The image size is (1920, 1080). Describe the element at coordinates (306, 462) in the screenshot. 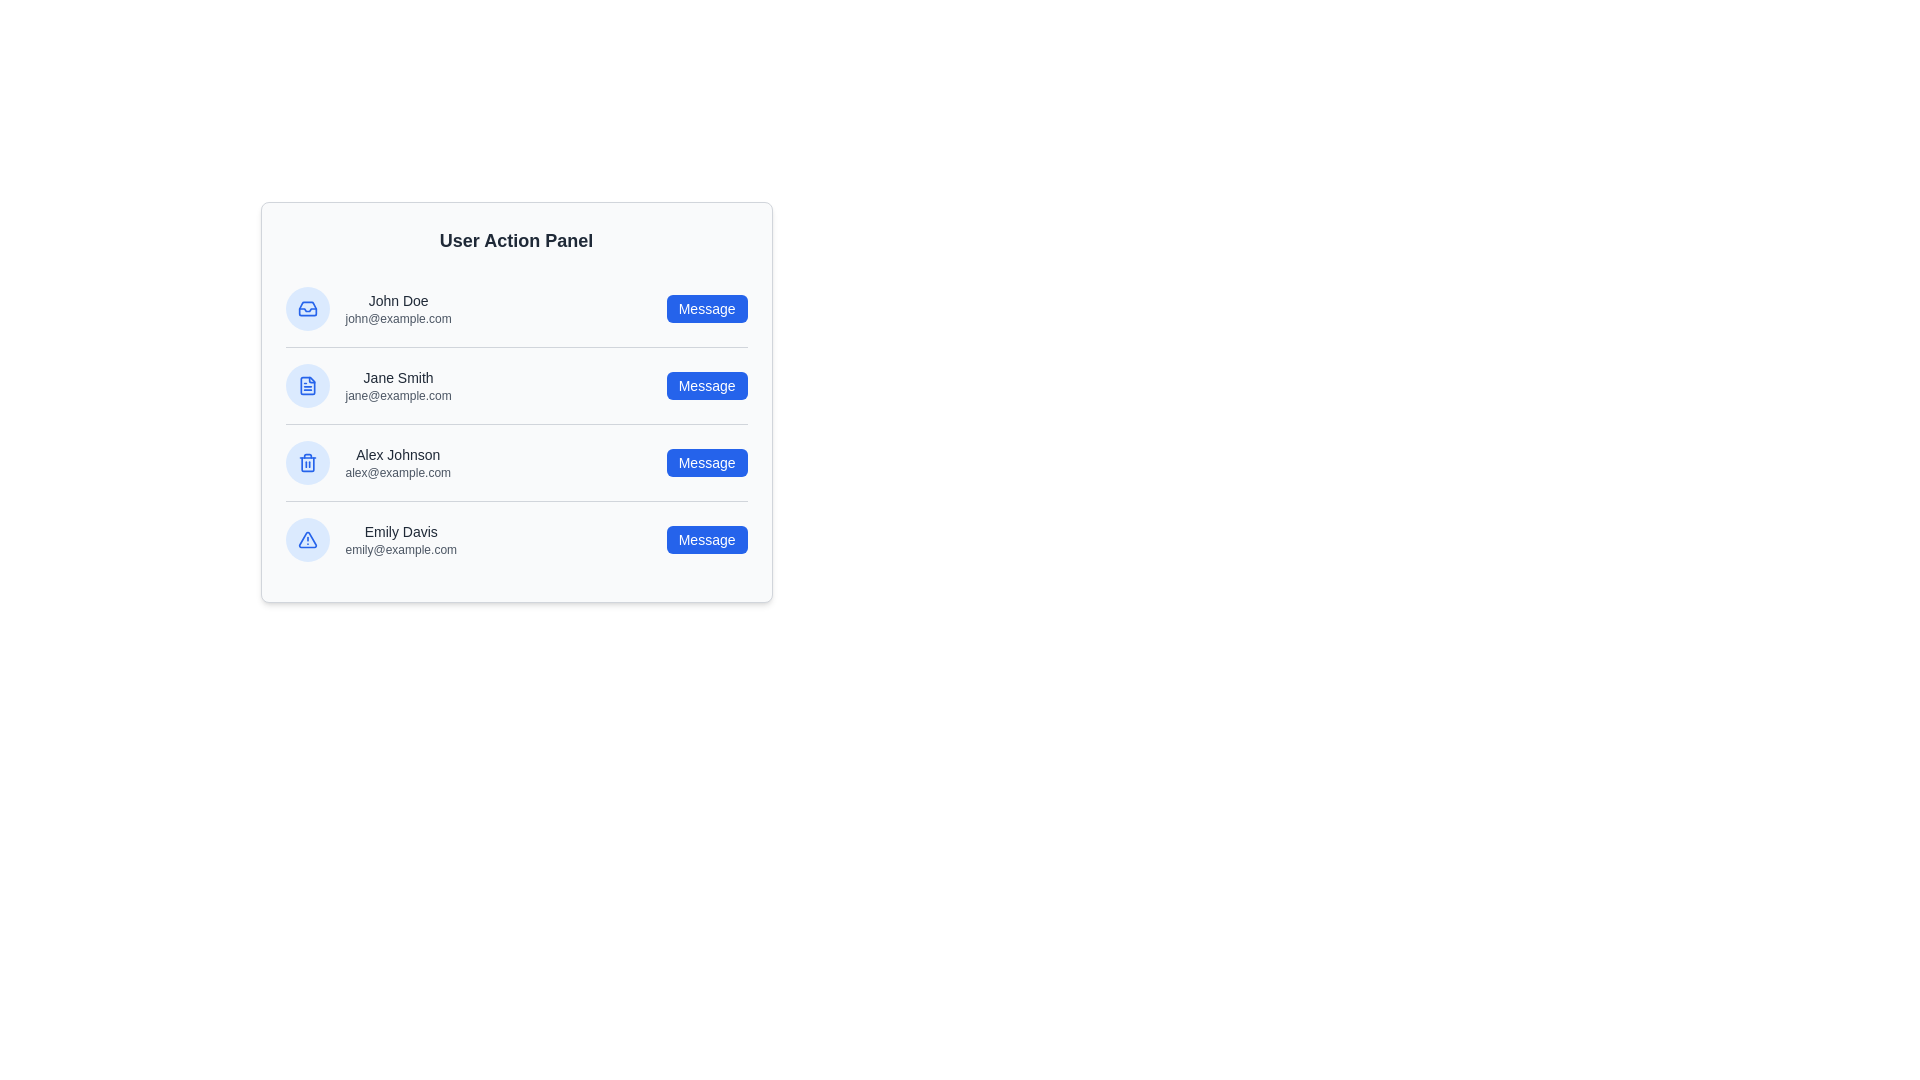

I see `the profile icon of Alex Johnson` at that location.